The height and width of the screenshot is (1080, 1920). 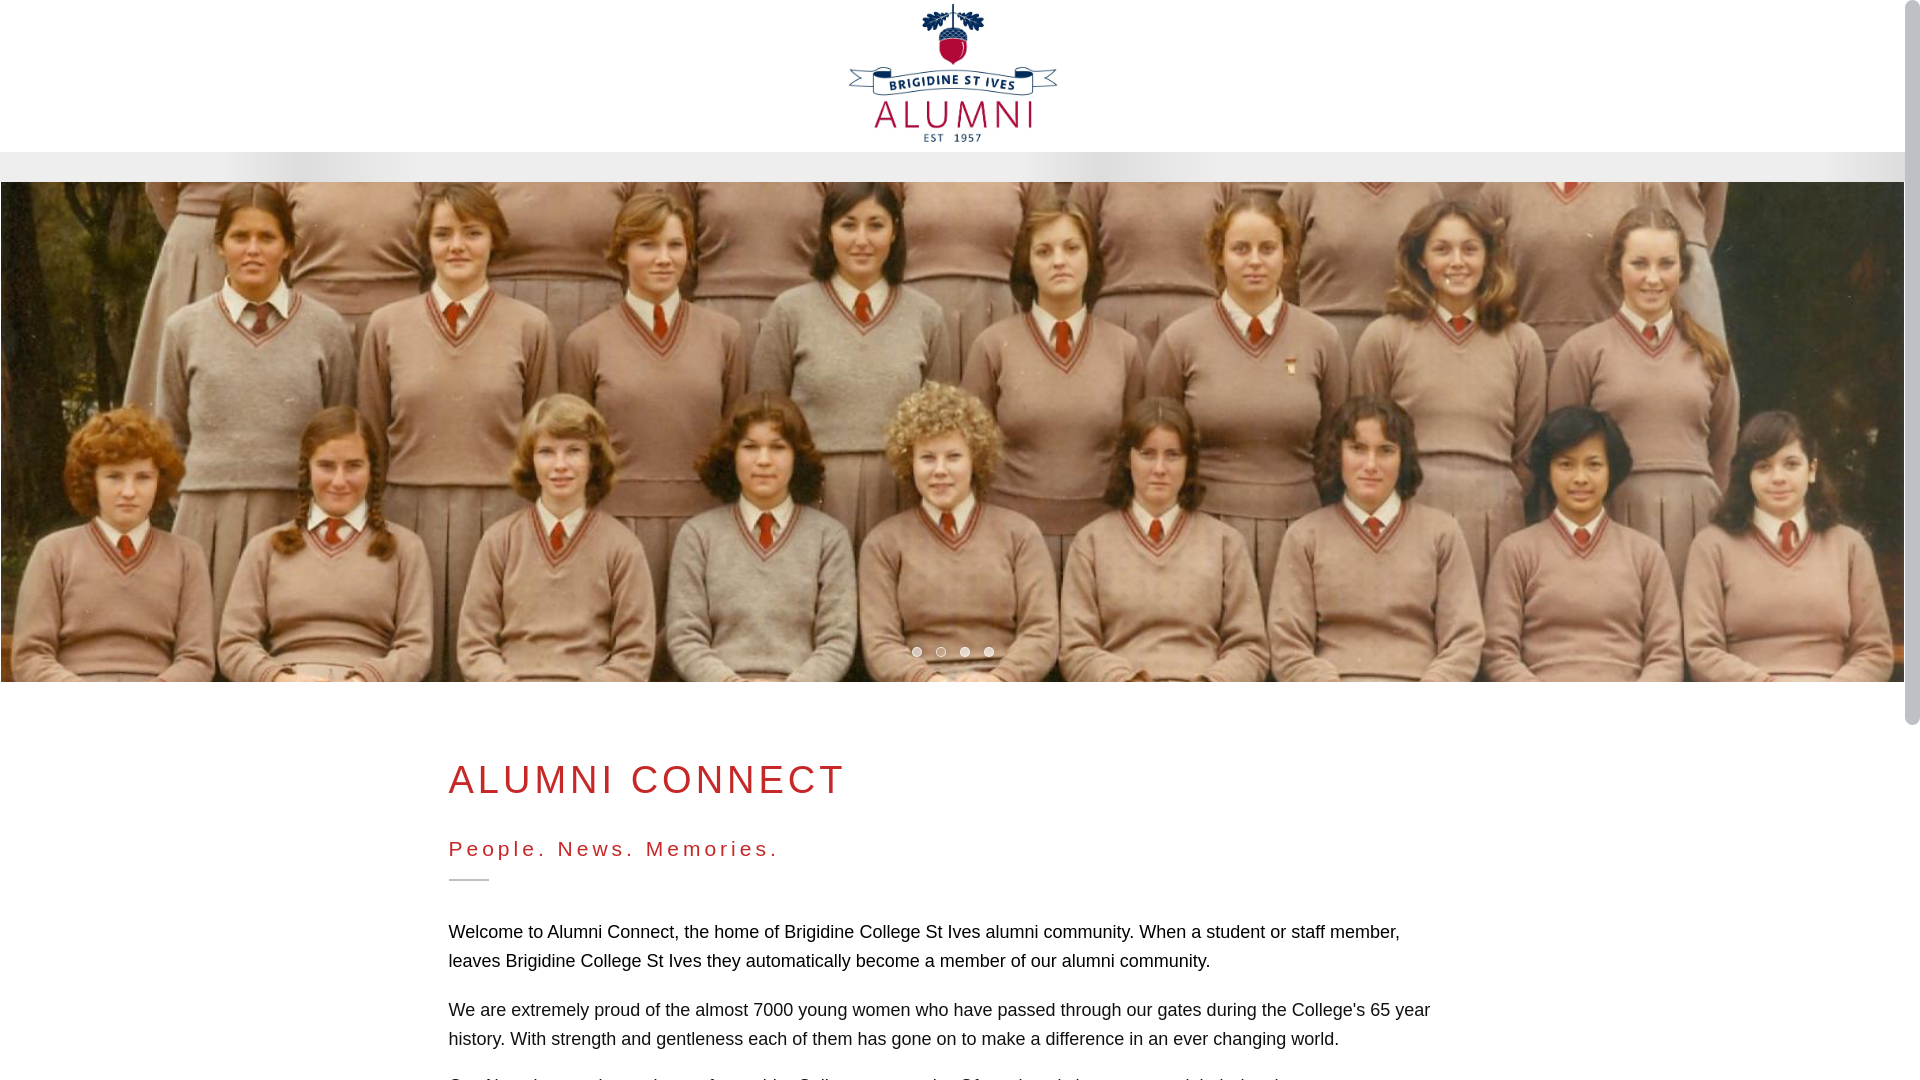 What do you see at coordinates (915, 652) in the screenshot?
I see `'1'` at bounding box center [915, 652].